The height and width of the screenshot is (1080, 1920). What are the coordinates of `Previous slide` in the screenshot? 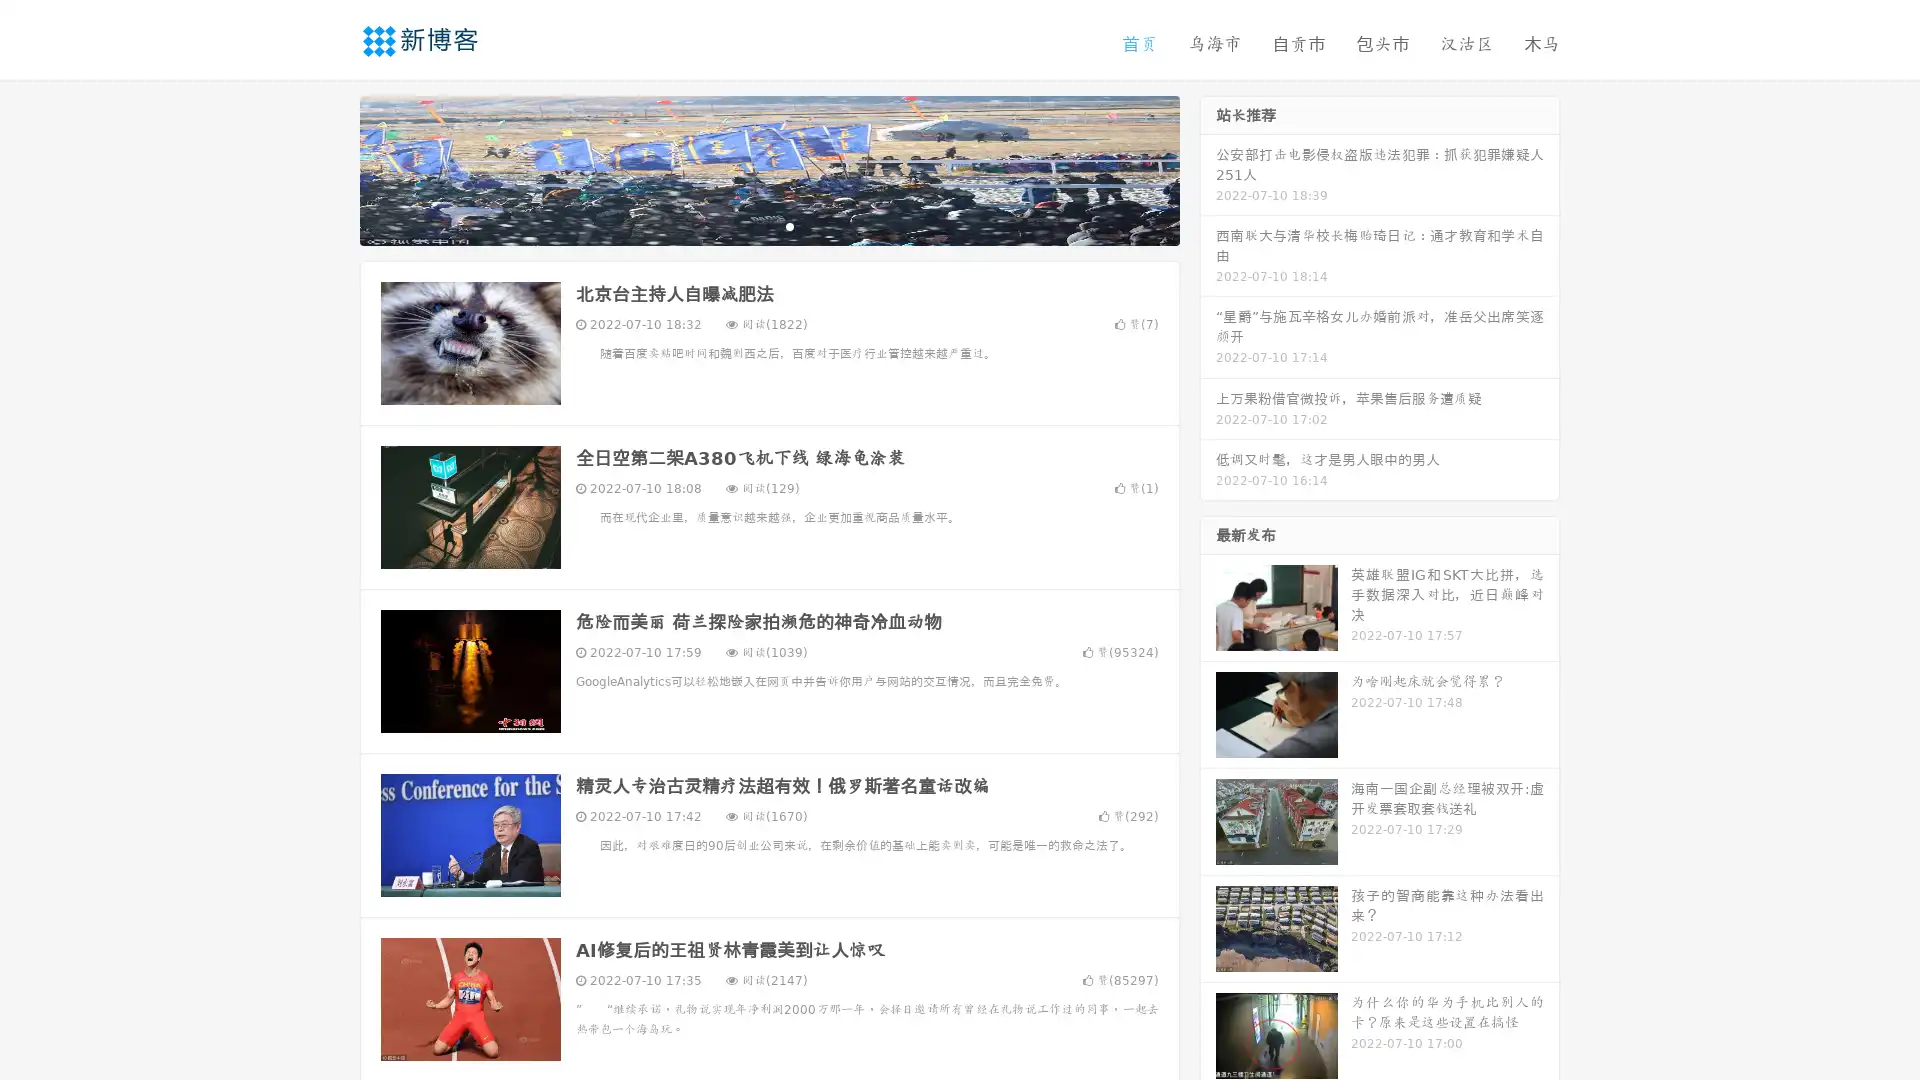 It's located at (330, 168).